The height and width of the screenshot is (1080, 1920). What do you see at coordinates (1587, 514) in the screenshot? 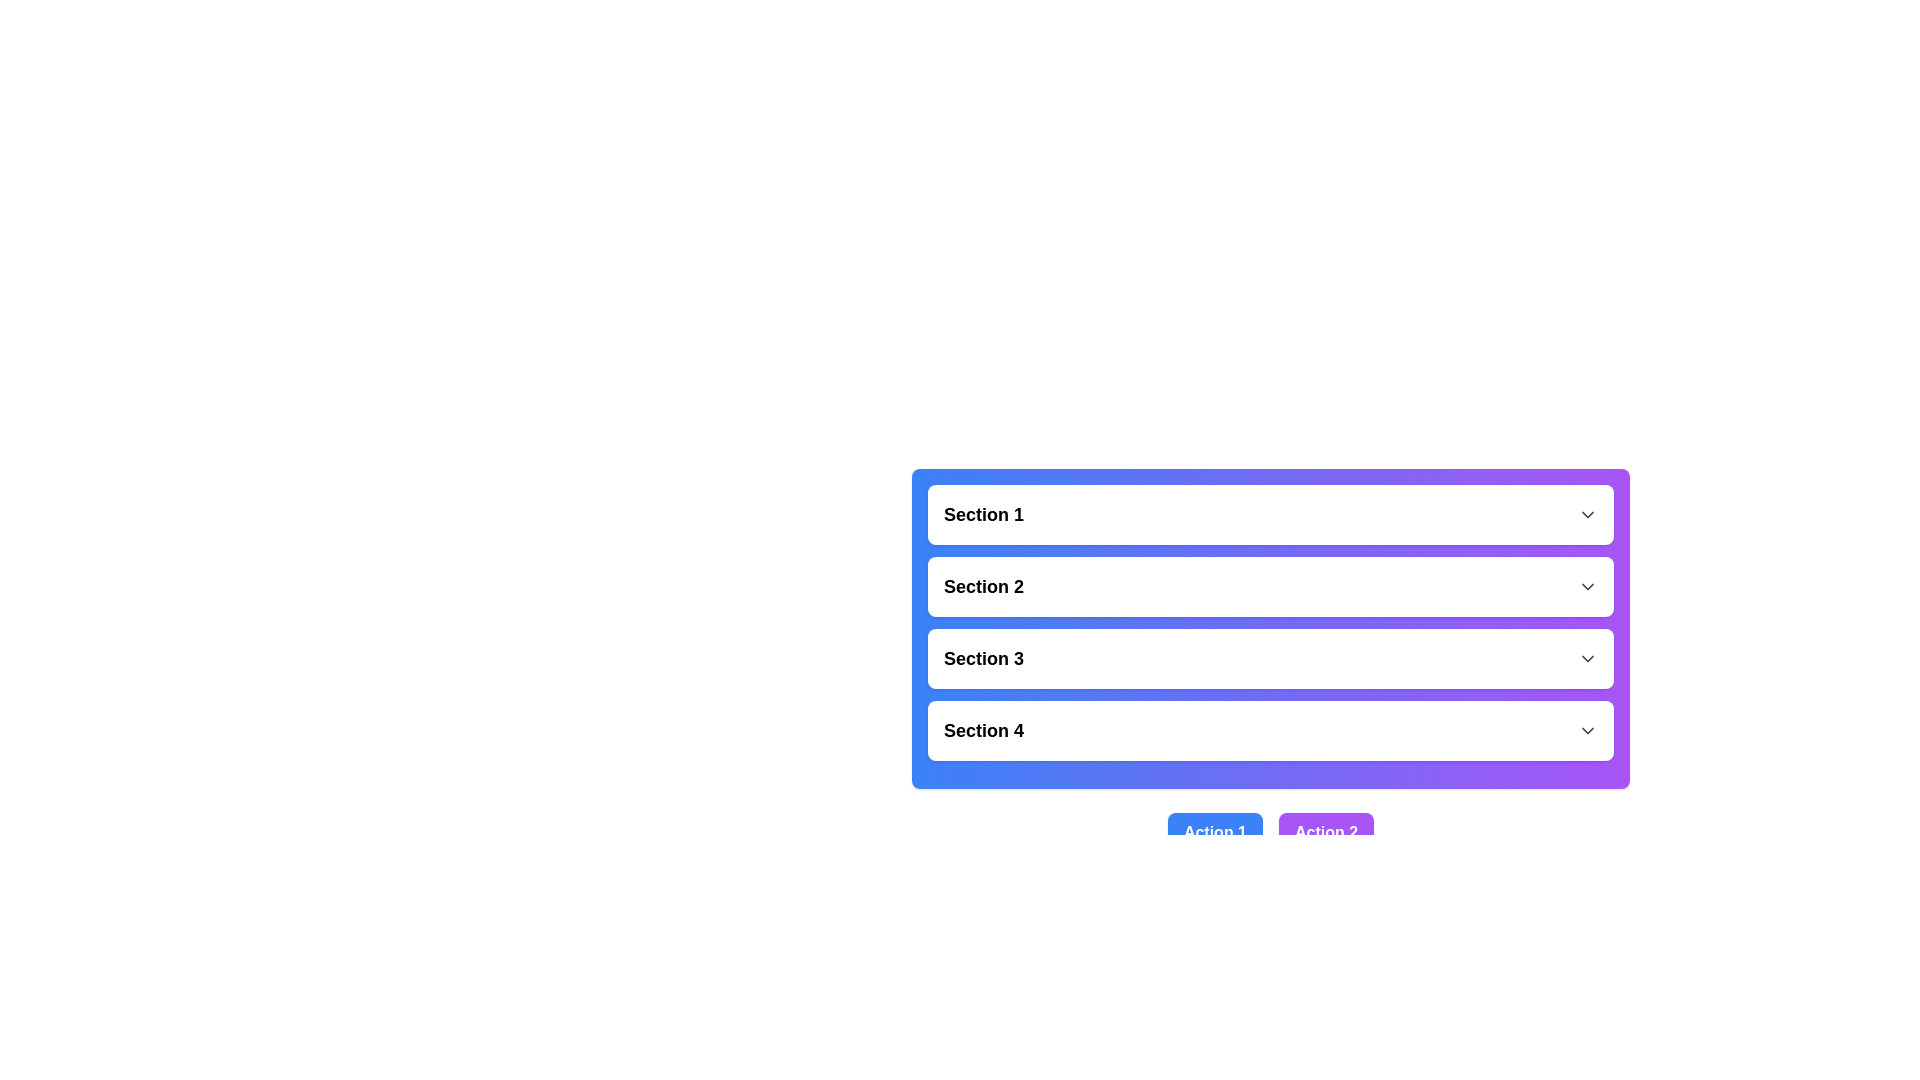
I see `the icon indicating the expandable or collapsible nature of Section 1` at bounding box center [1587, 514].